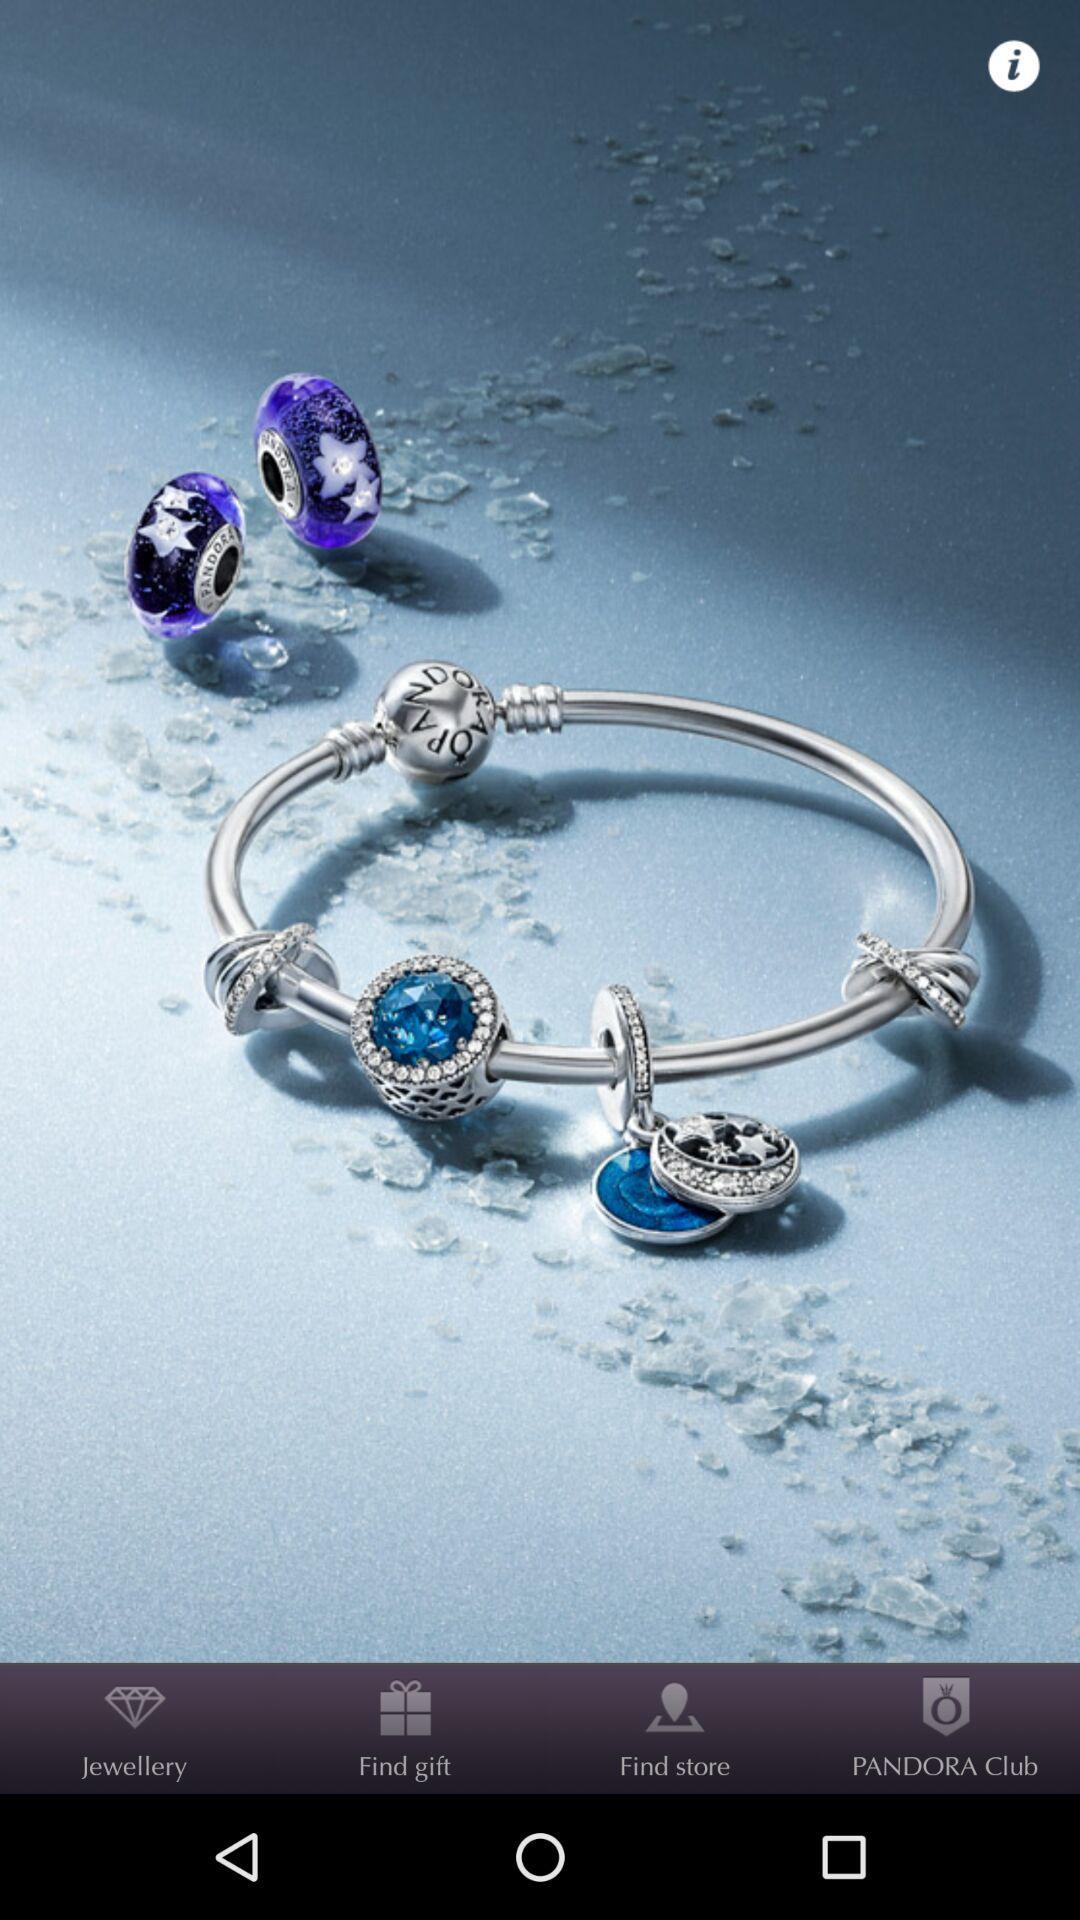  Describe the element at coordinates (1014, 70) in the screenshot. I see `the info icon` at that location.